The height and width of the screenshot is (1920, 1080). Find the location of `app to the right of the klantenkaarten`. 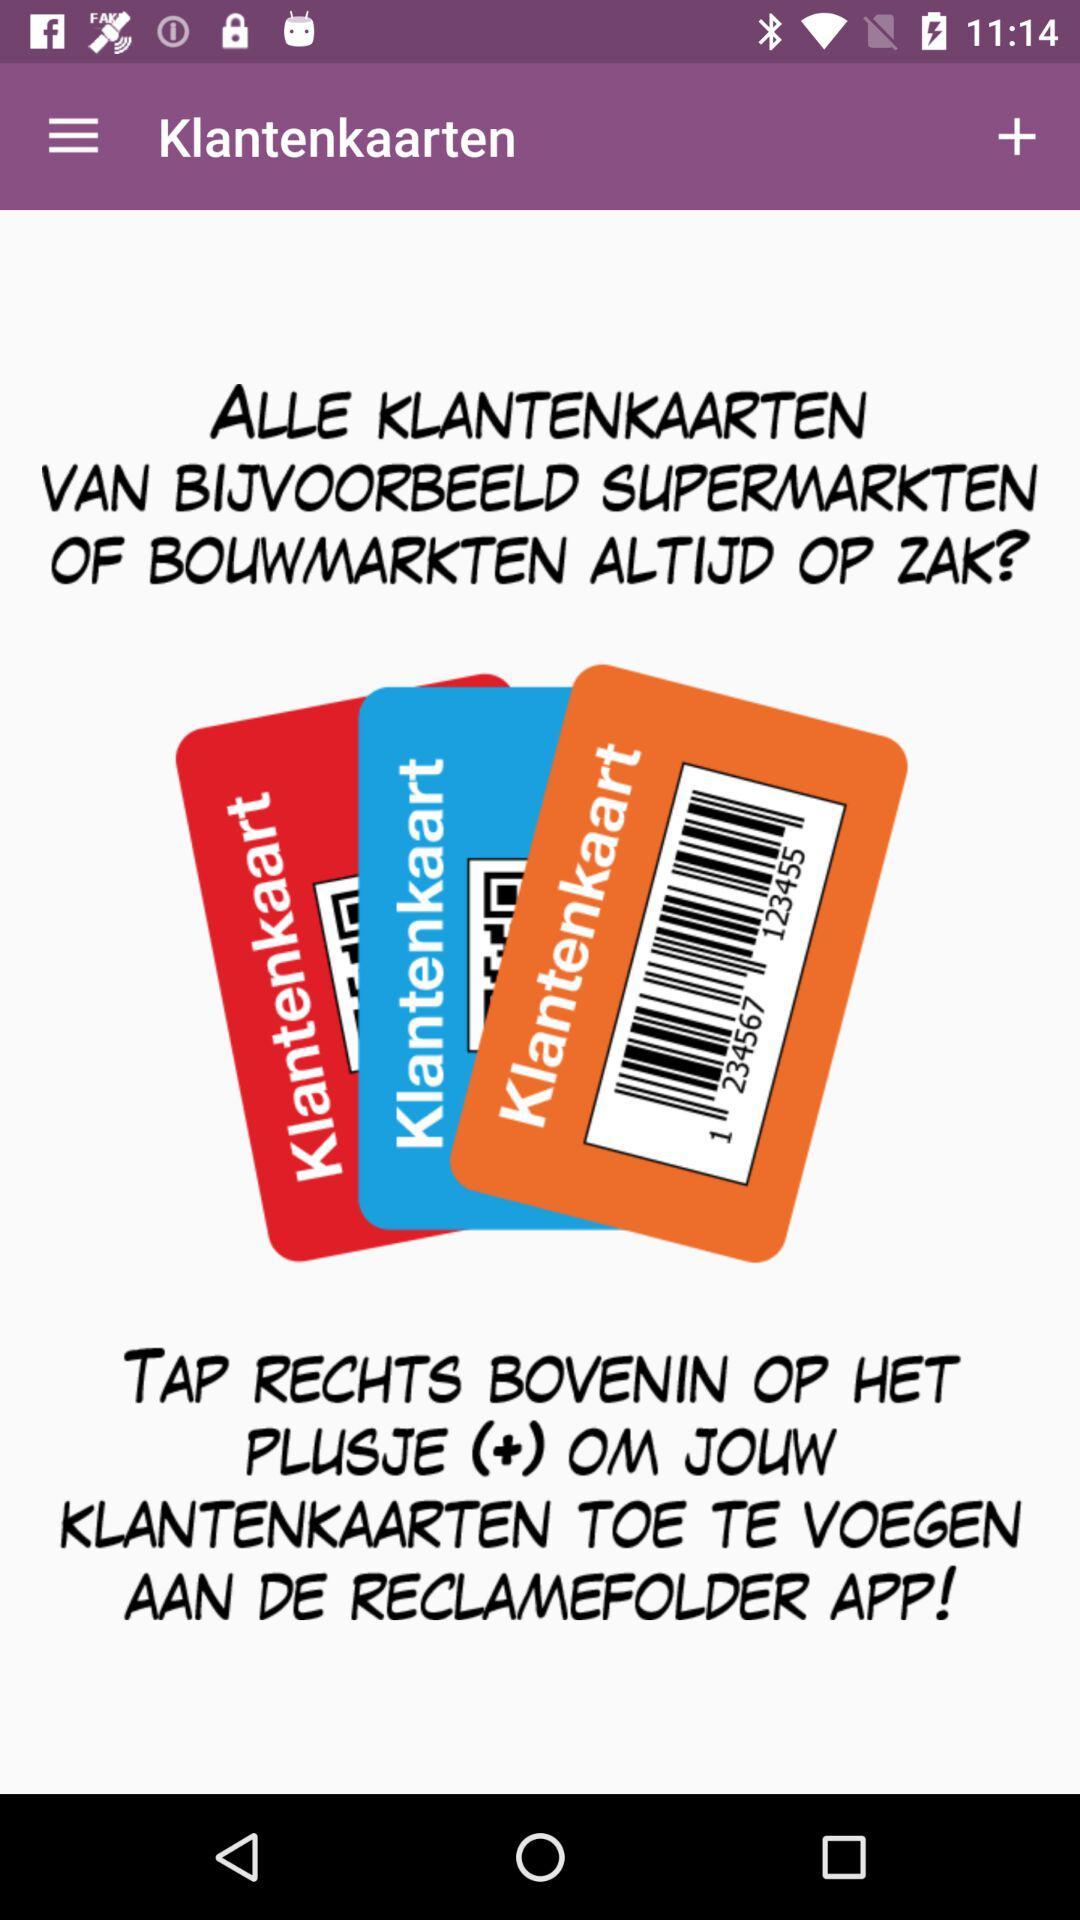

app to the right of the klantenkaarten is located at coordinates (1017, 135).